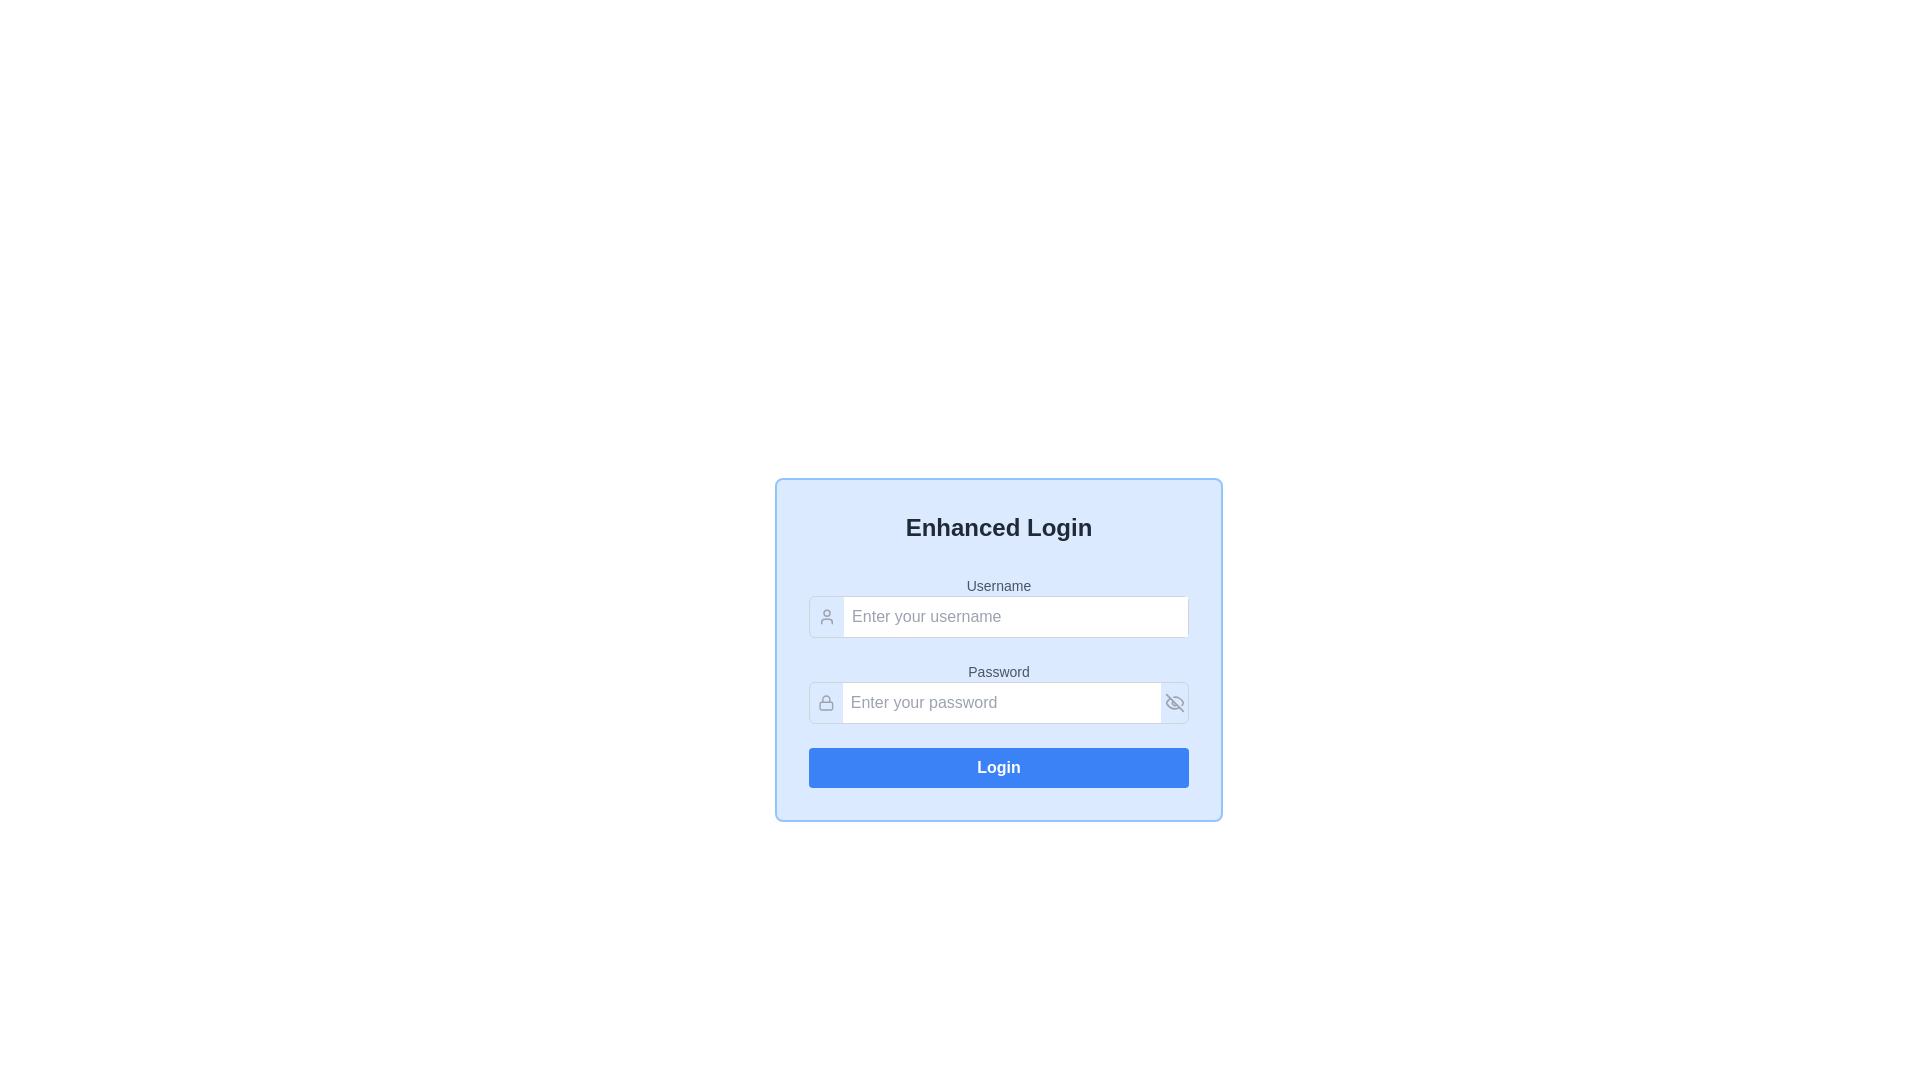 The width and height of the screenshot is (1920, 1080). What do you see at coordinates (998, 585) in the screenshot?
I see `the 'Username' label, which is a small-to-medium gray font text descriptor located directly above the input field and user icon` at bounding box center [998, 585].